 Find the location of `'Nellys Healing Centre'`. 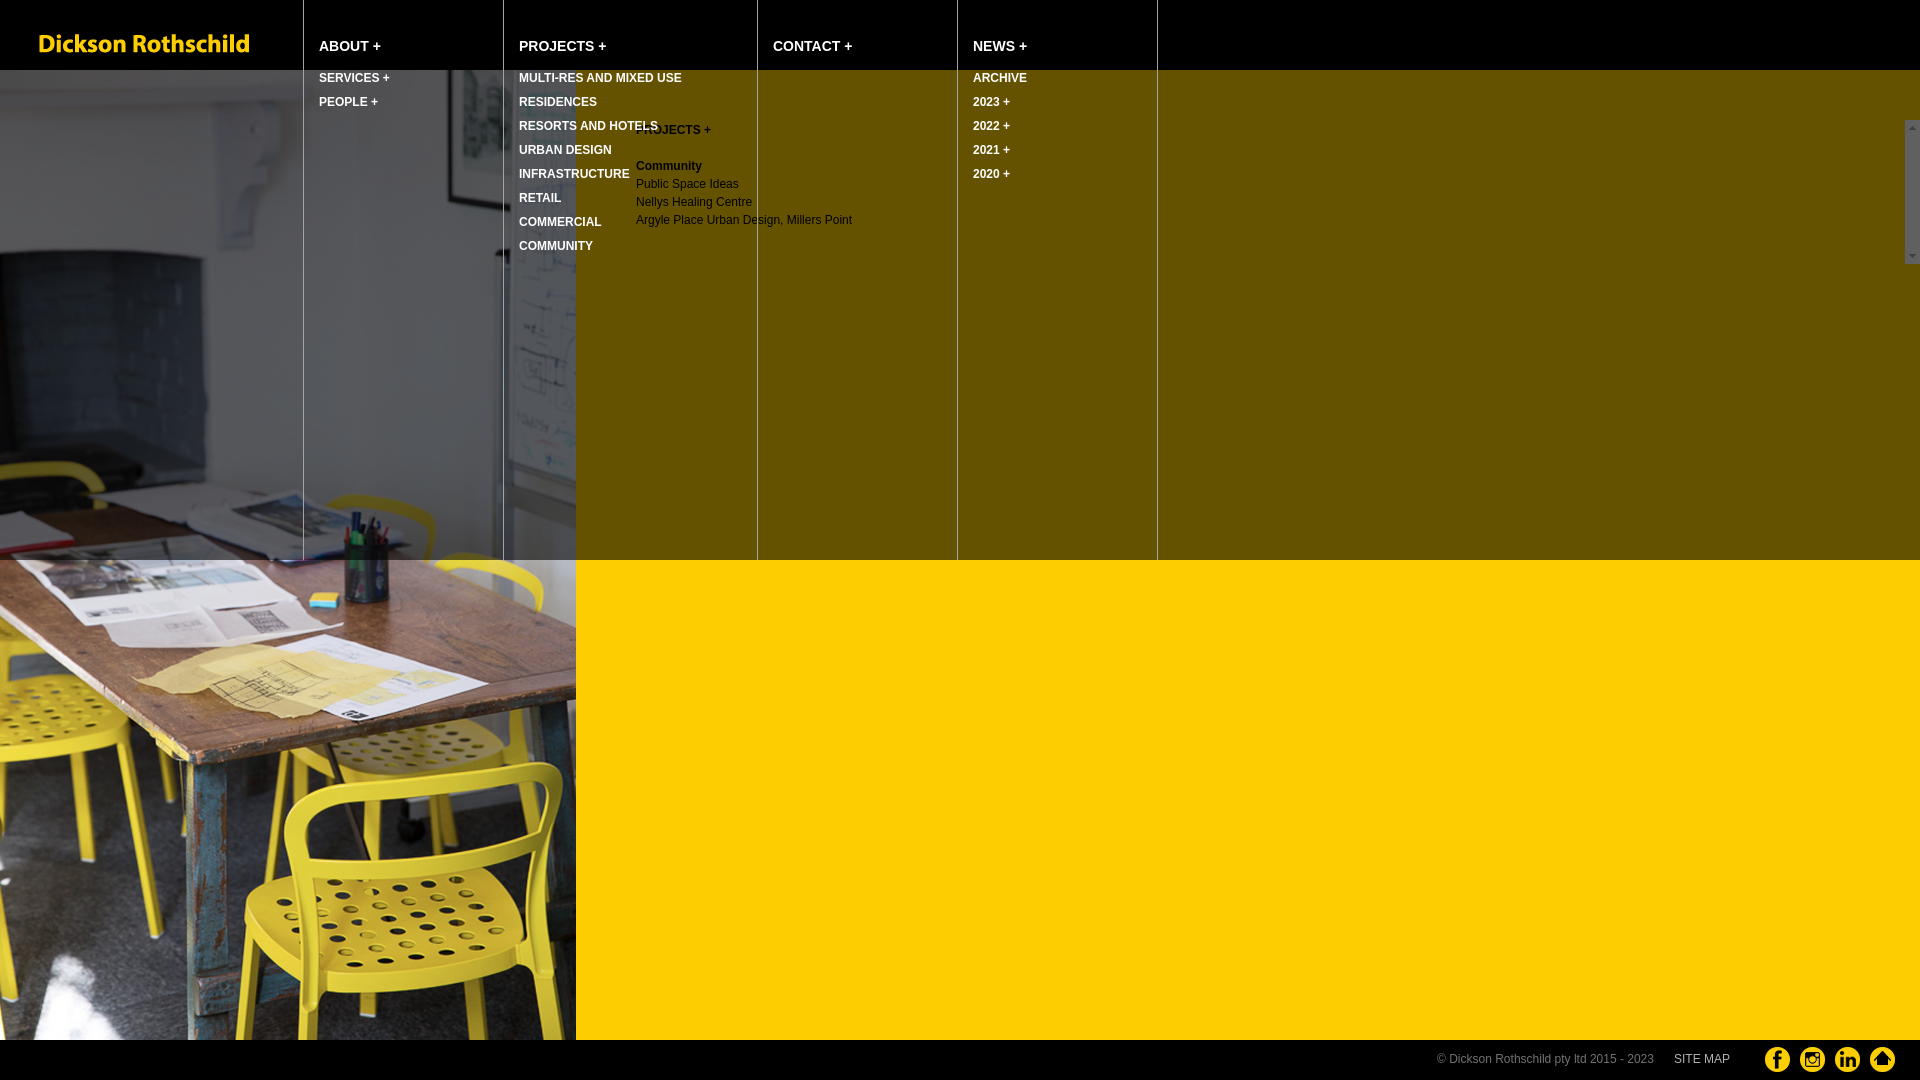

'Nellys Healing Centre' is located at coordinates (694, 201).